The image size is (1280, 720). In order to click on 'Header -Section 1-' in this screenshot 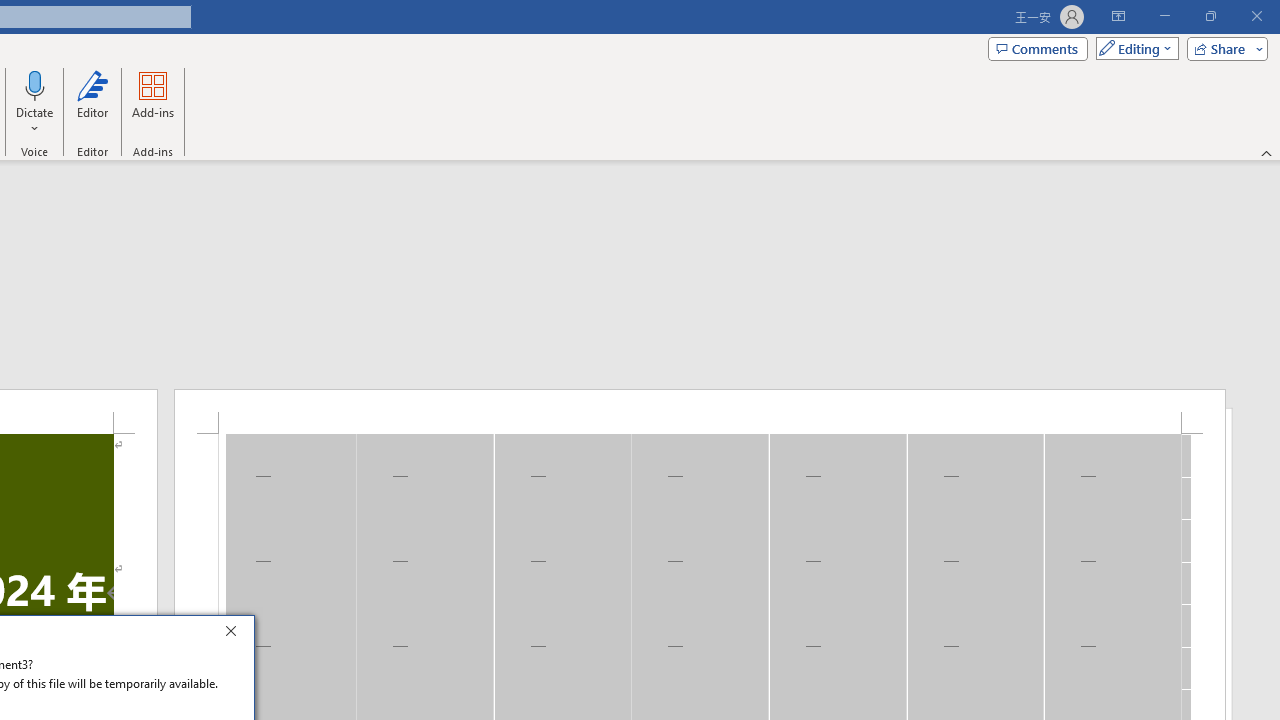, I will do `click(700, 410)`.